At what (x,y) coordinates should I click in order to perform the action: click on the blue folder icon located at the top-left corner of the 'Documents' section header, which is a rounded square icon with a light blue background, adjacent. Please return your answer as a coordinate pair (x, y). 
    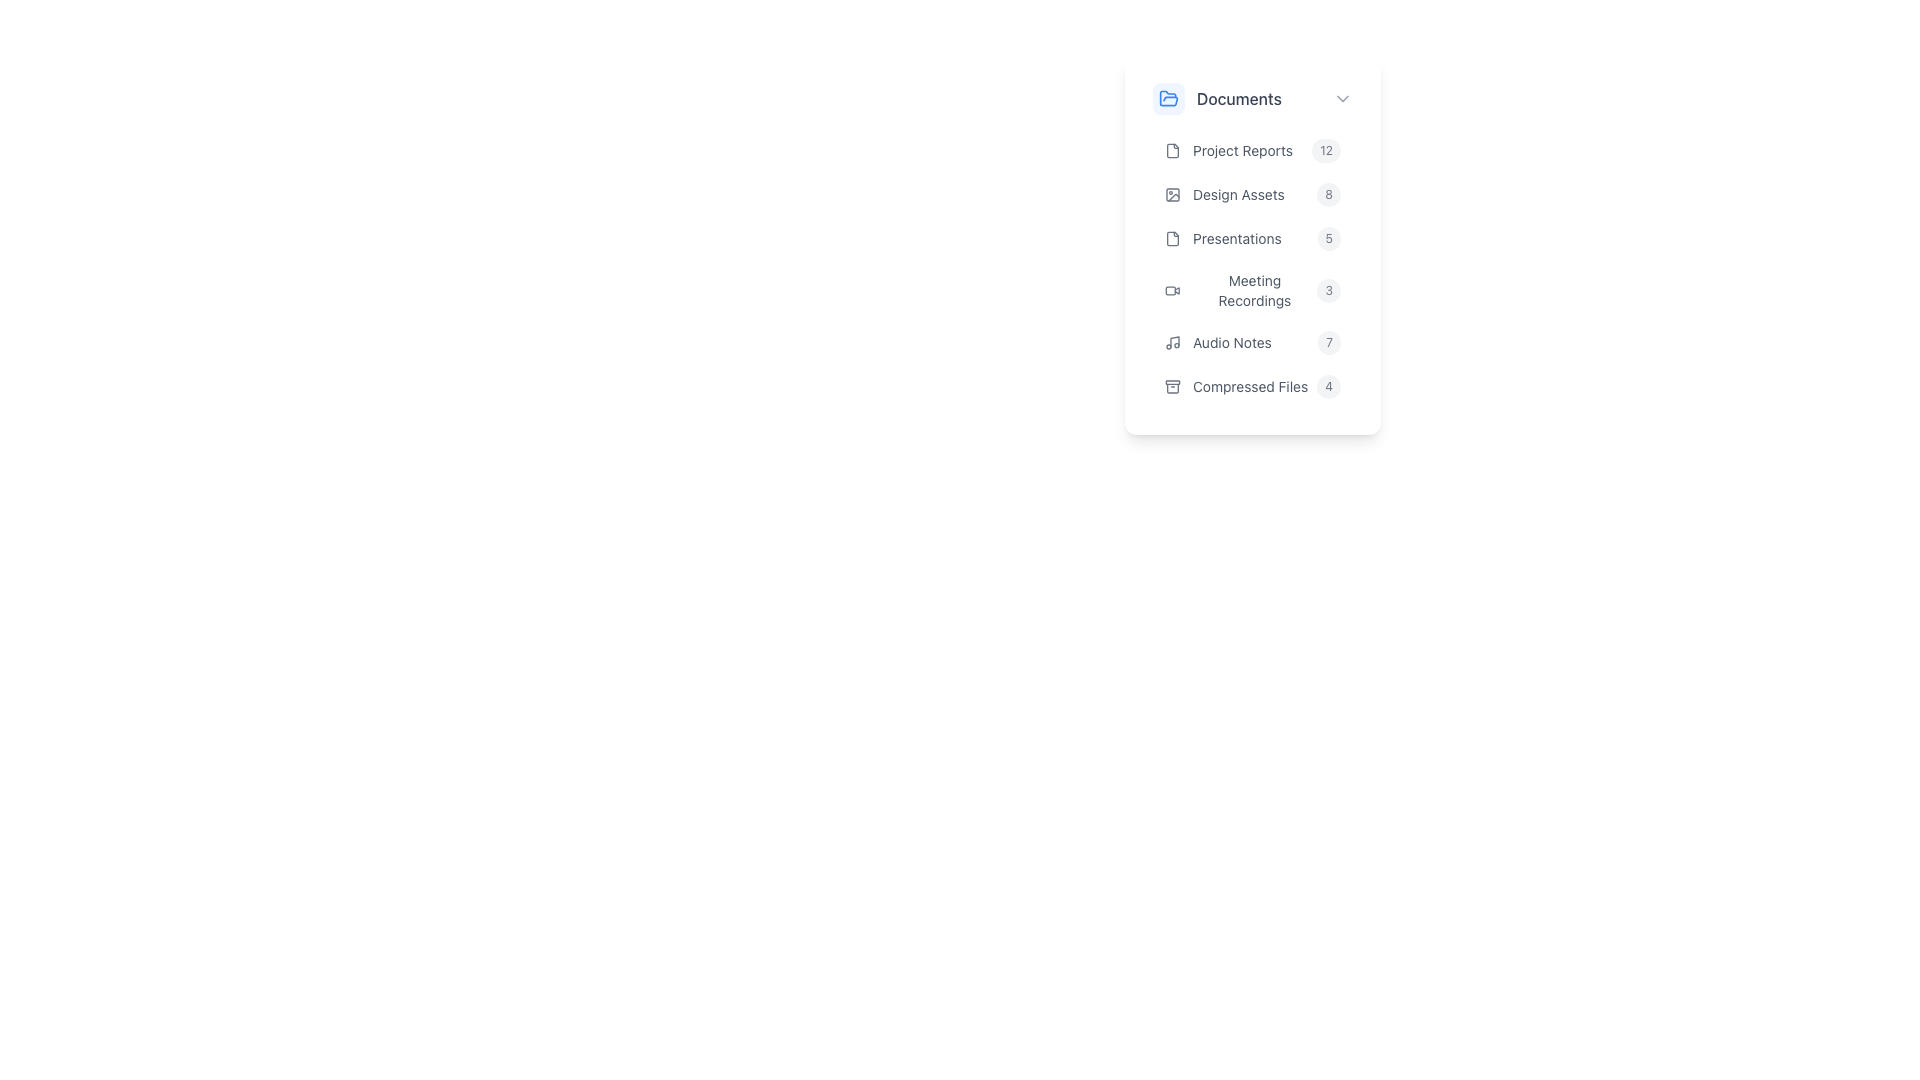
    Looking at the image, I should click on (1169, 99).